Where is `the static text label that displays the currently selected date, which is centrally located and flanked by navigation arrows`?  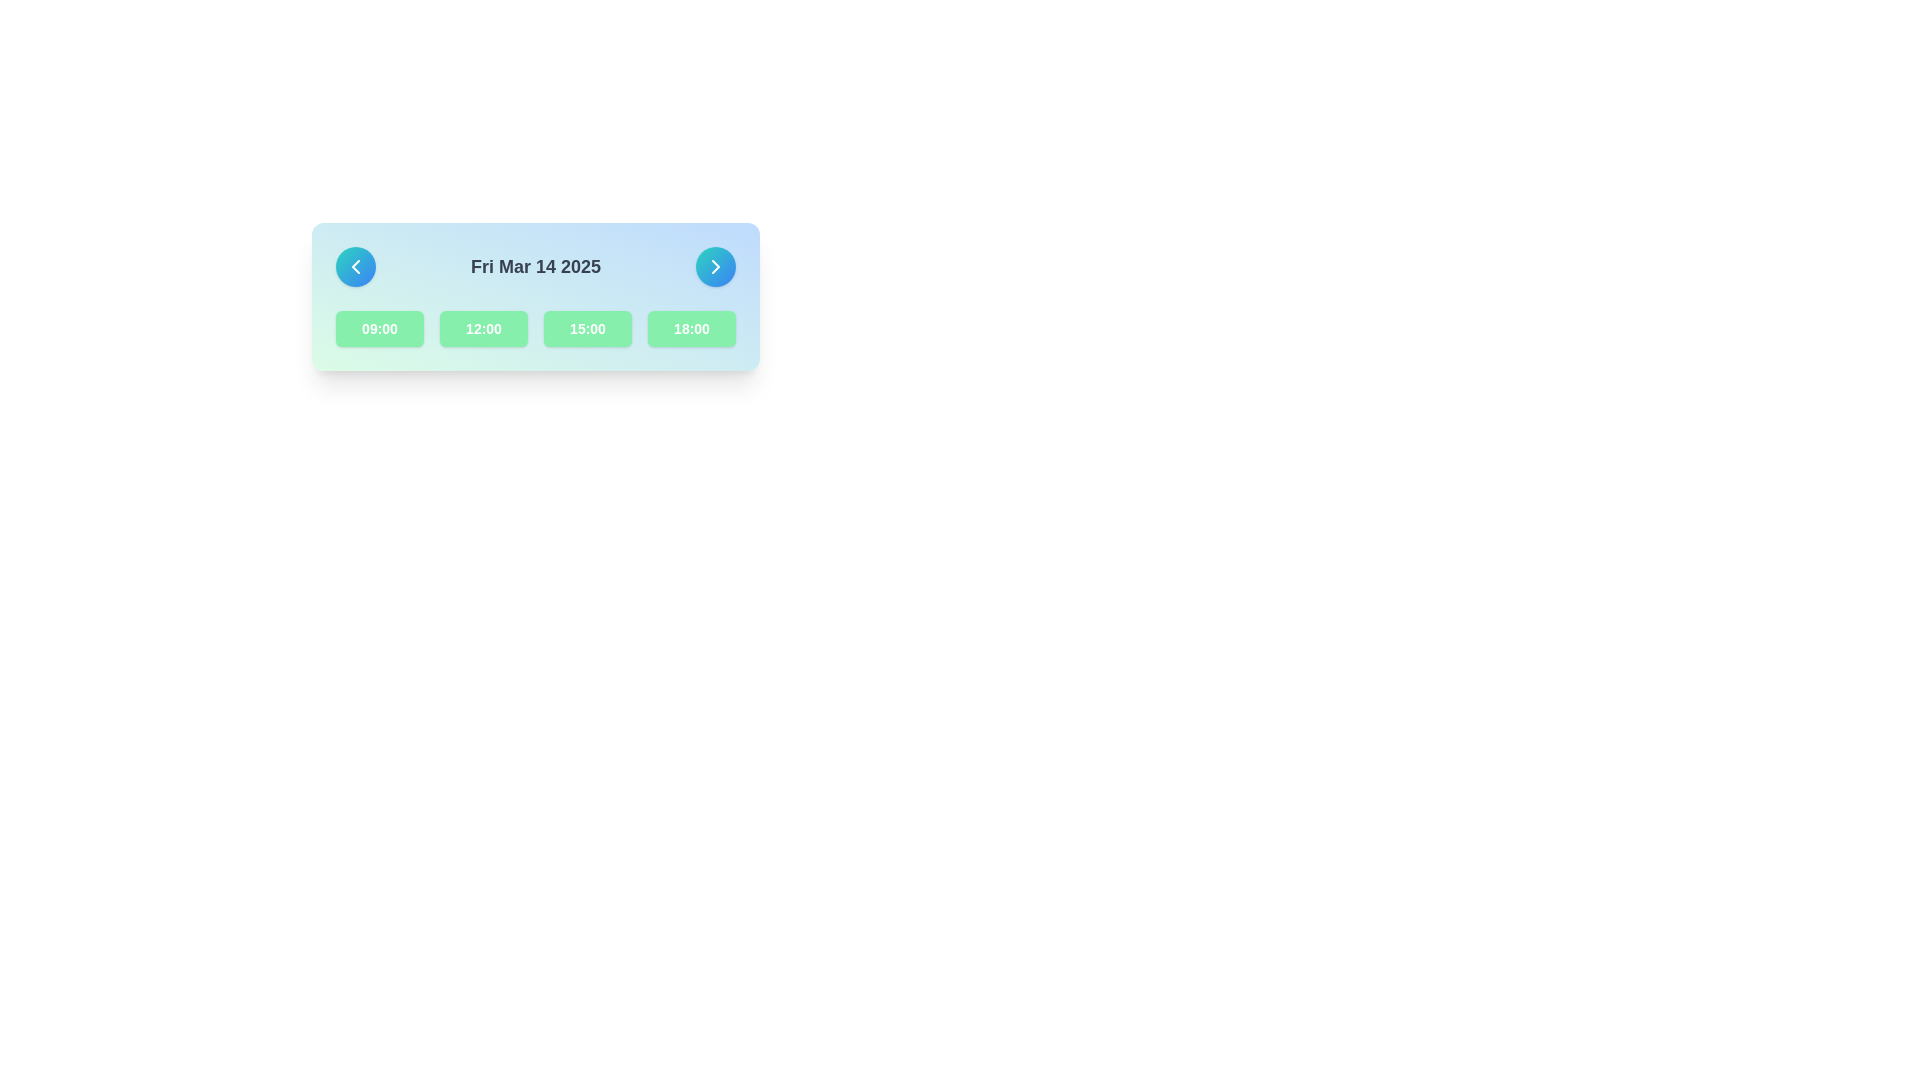
the static text label that displays the currently selected date, which is centrally located and flanked by navigation arrows is located at coordinates (536, 265).